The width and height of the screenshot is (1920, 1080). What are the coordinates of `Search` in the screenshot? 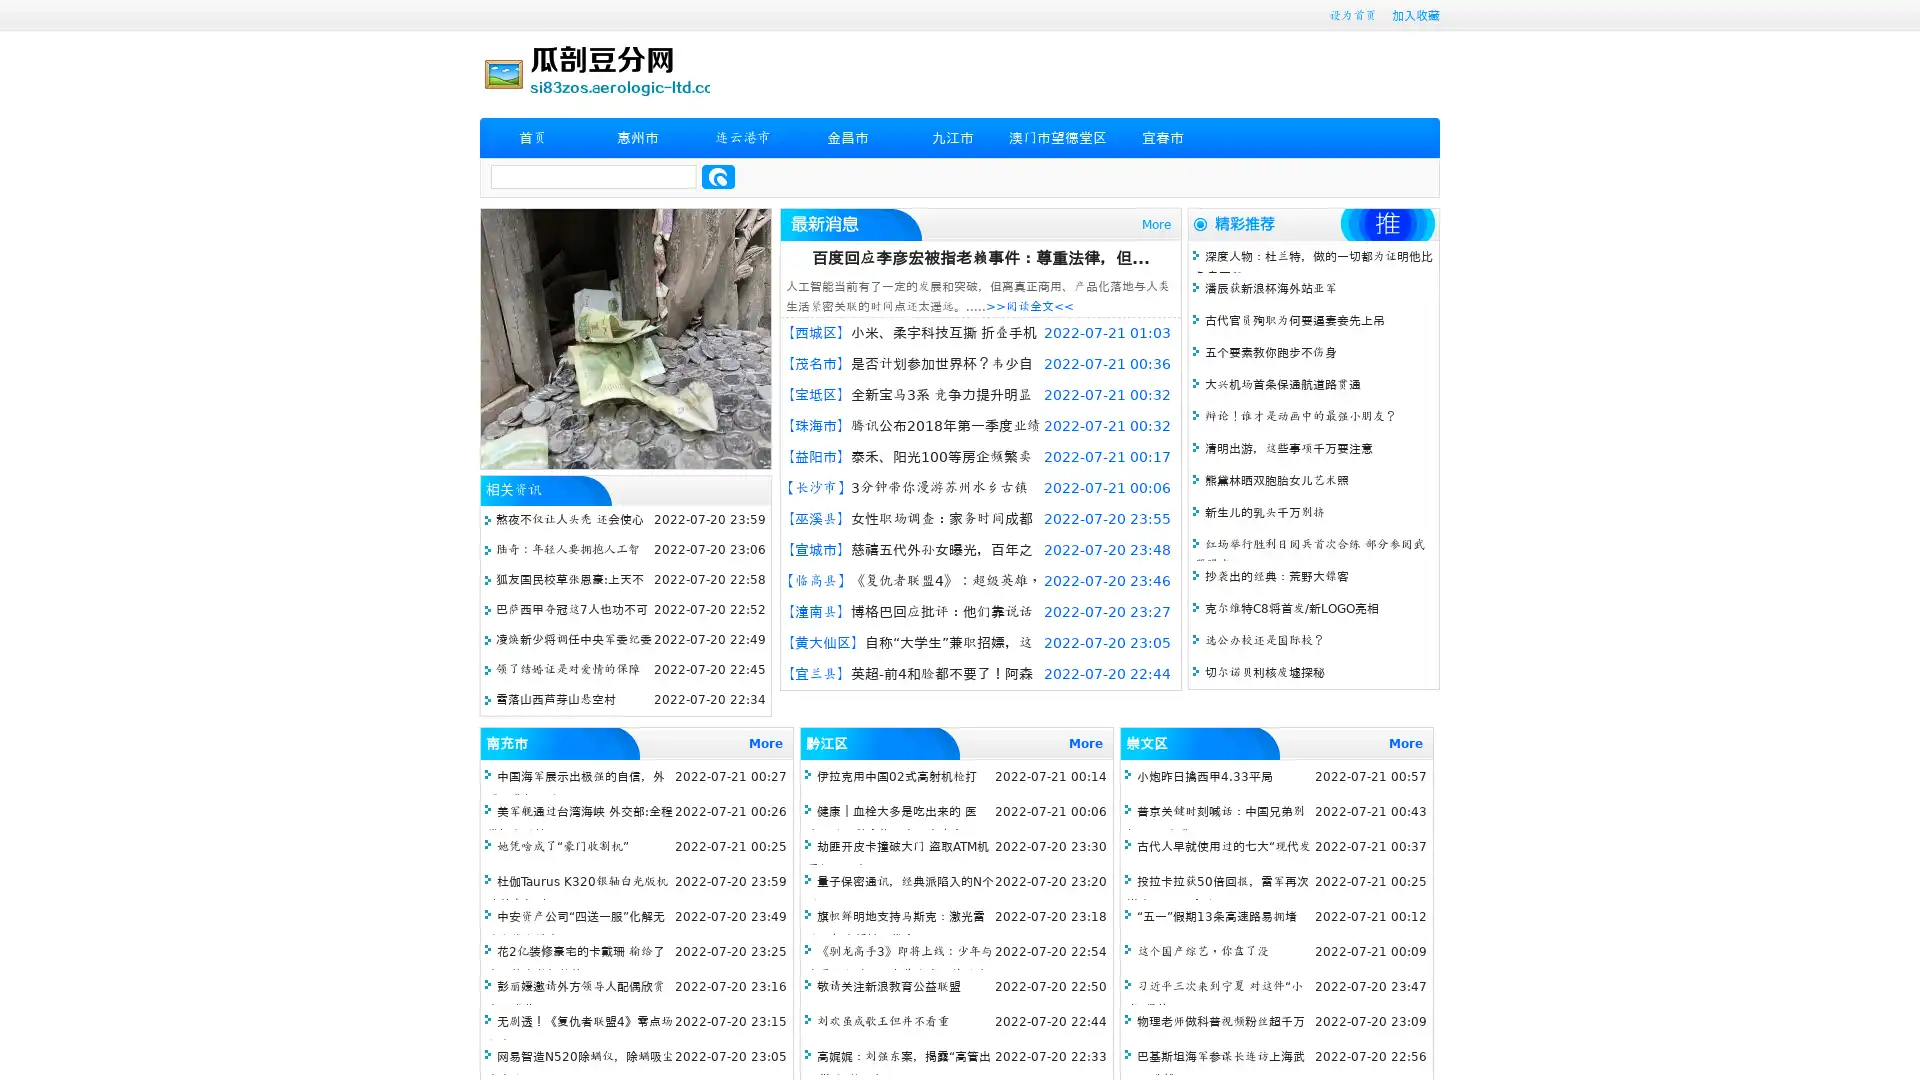 It's located at (718, 176).